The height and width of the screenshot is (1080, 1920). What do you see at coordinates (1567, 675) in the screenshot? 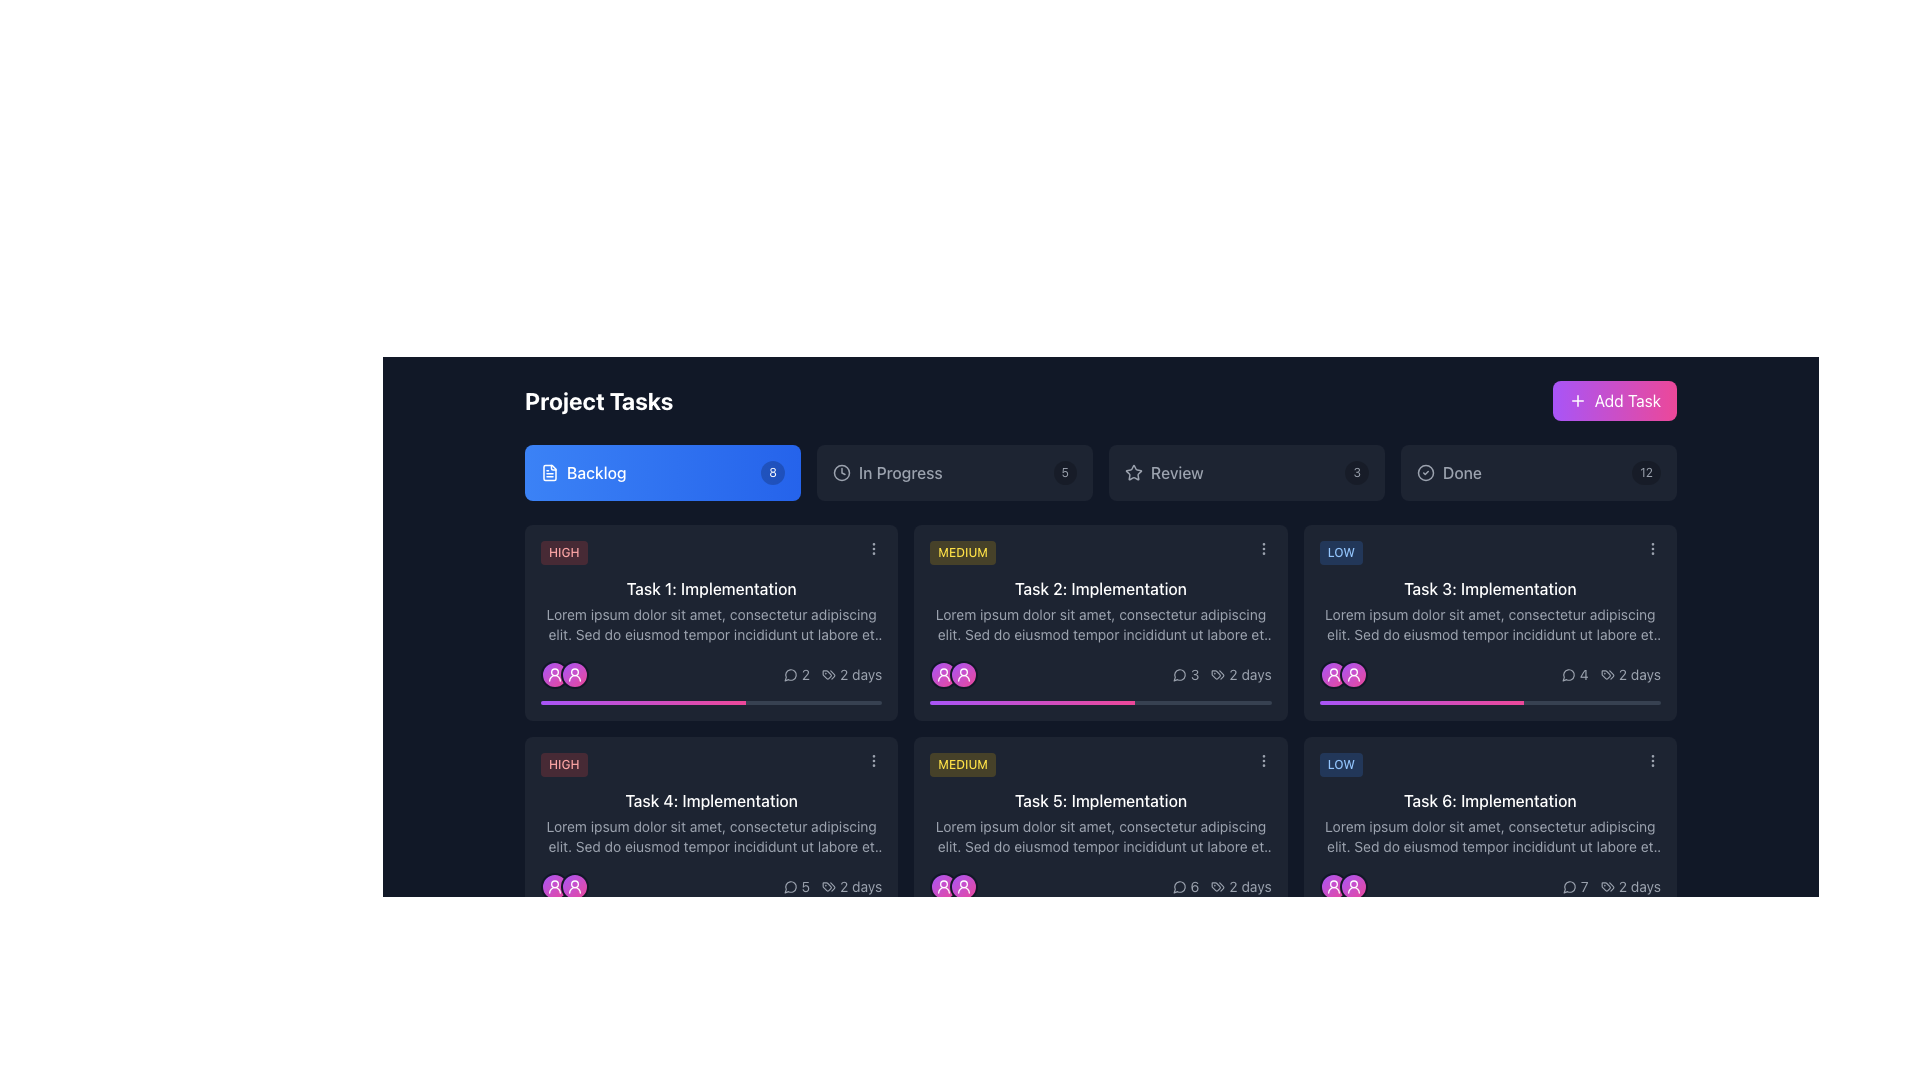
I see `the Icon button located inside the 'Task 3: Implementation' card in the 'LOW' priority section, positioned towards the bottom-right near other task detail icons` at bounding box center [1567, 675].